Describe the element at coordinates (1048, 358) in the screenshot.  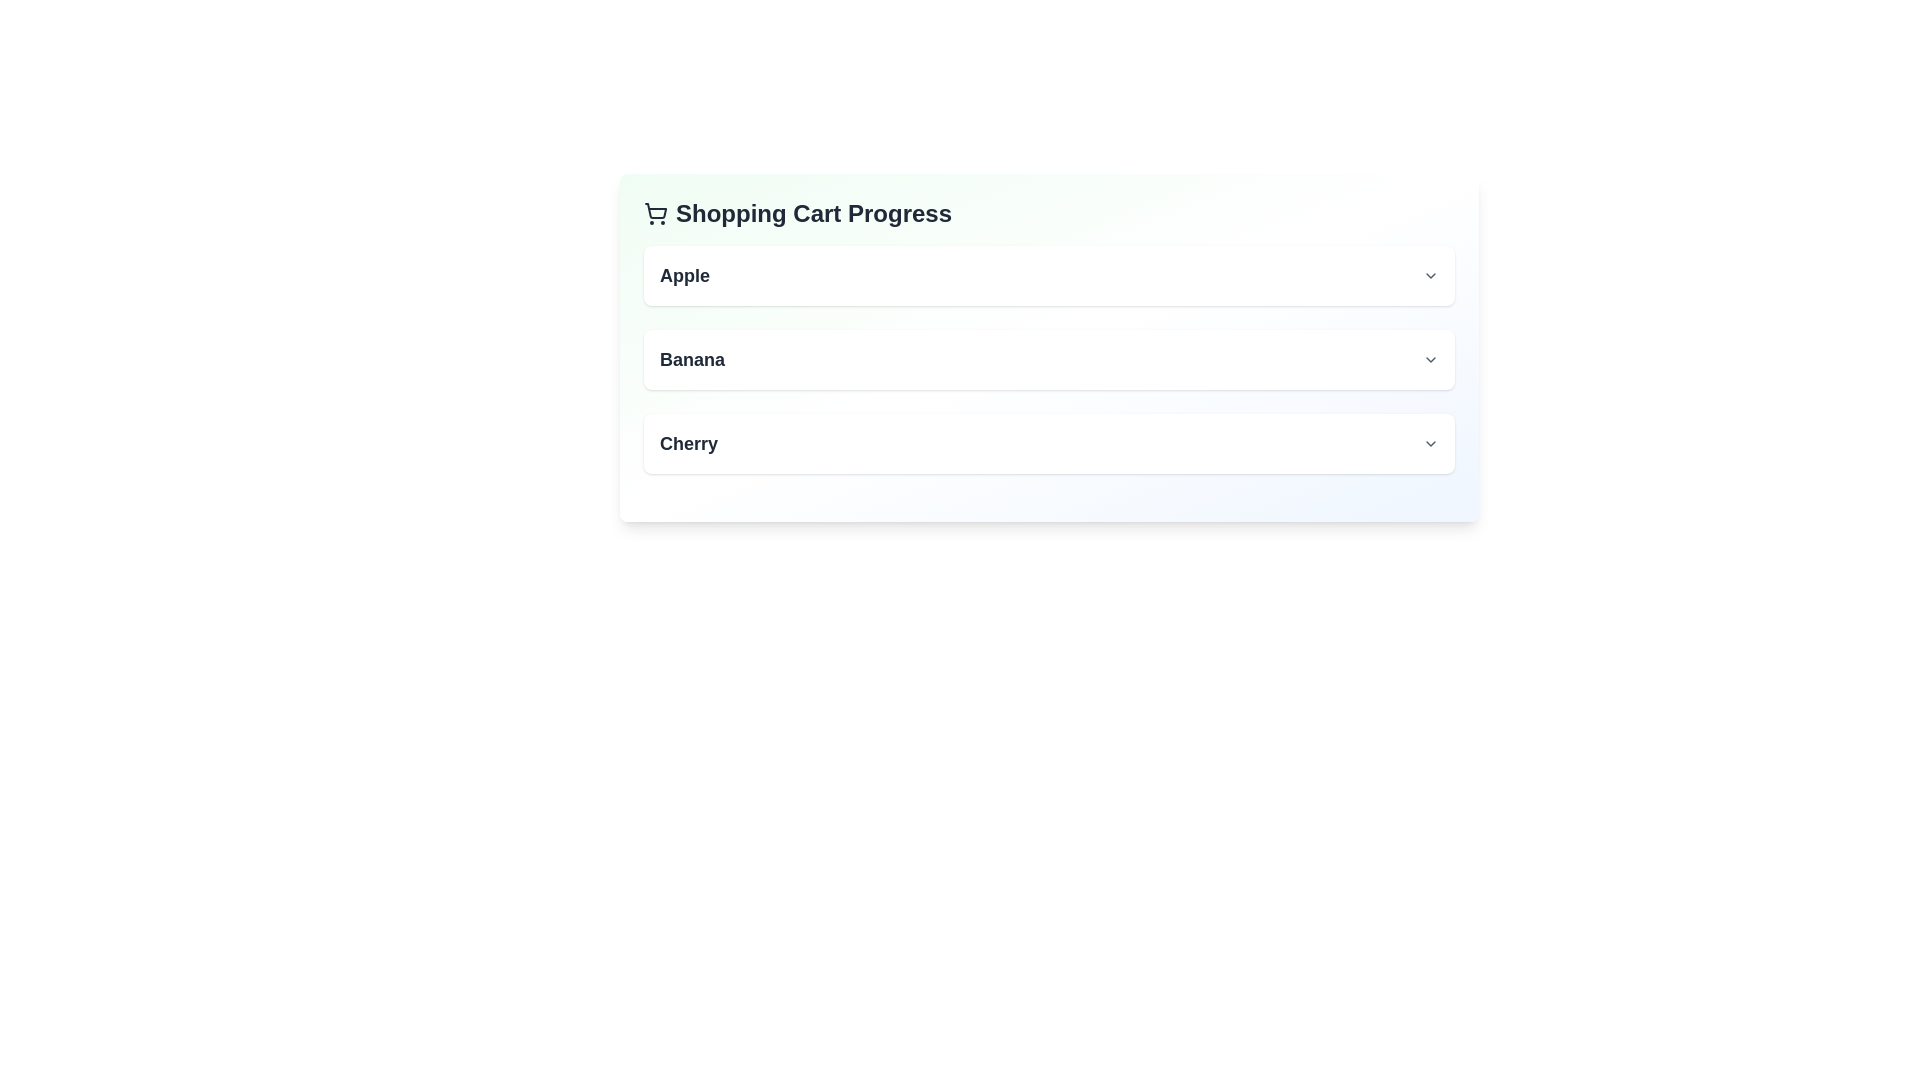
I see `the Dropdown Trigger labeled 'Banana'` at that location.